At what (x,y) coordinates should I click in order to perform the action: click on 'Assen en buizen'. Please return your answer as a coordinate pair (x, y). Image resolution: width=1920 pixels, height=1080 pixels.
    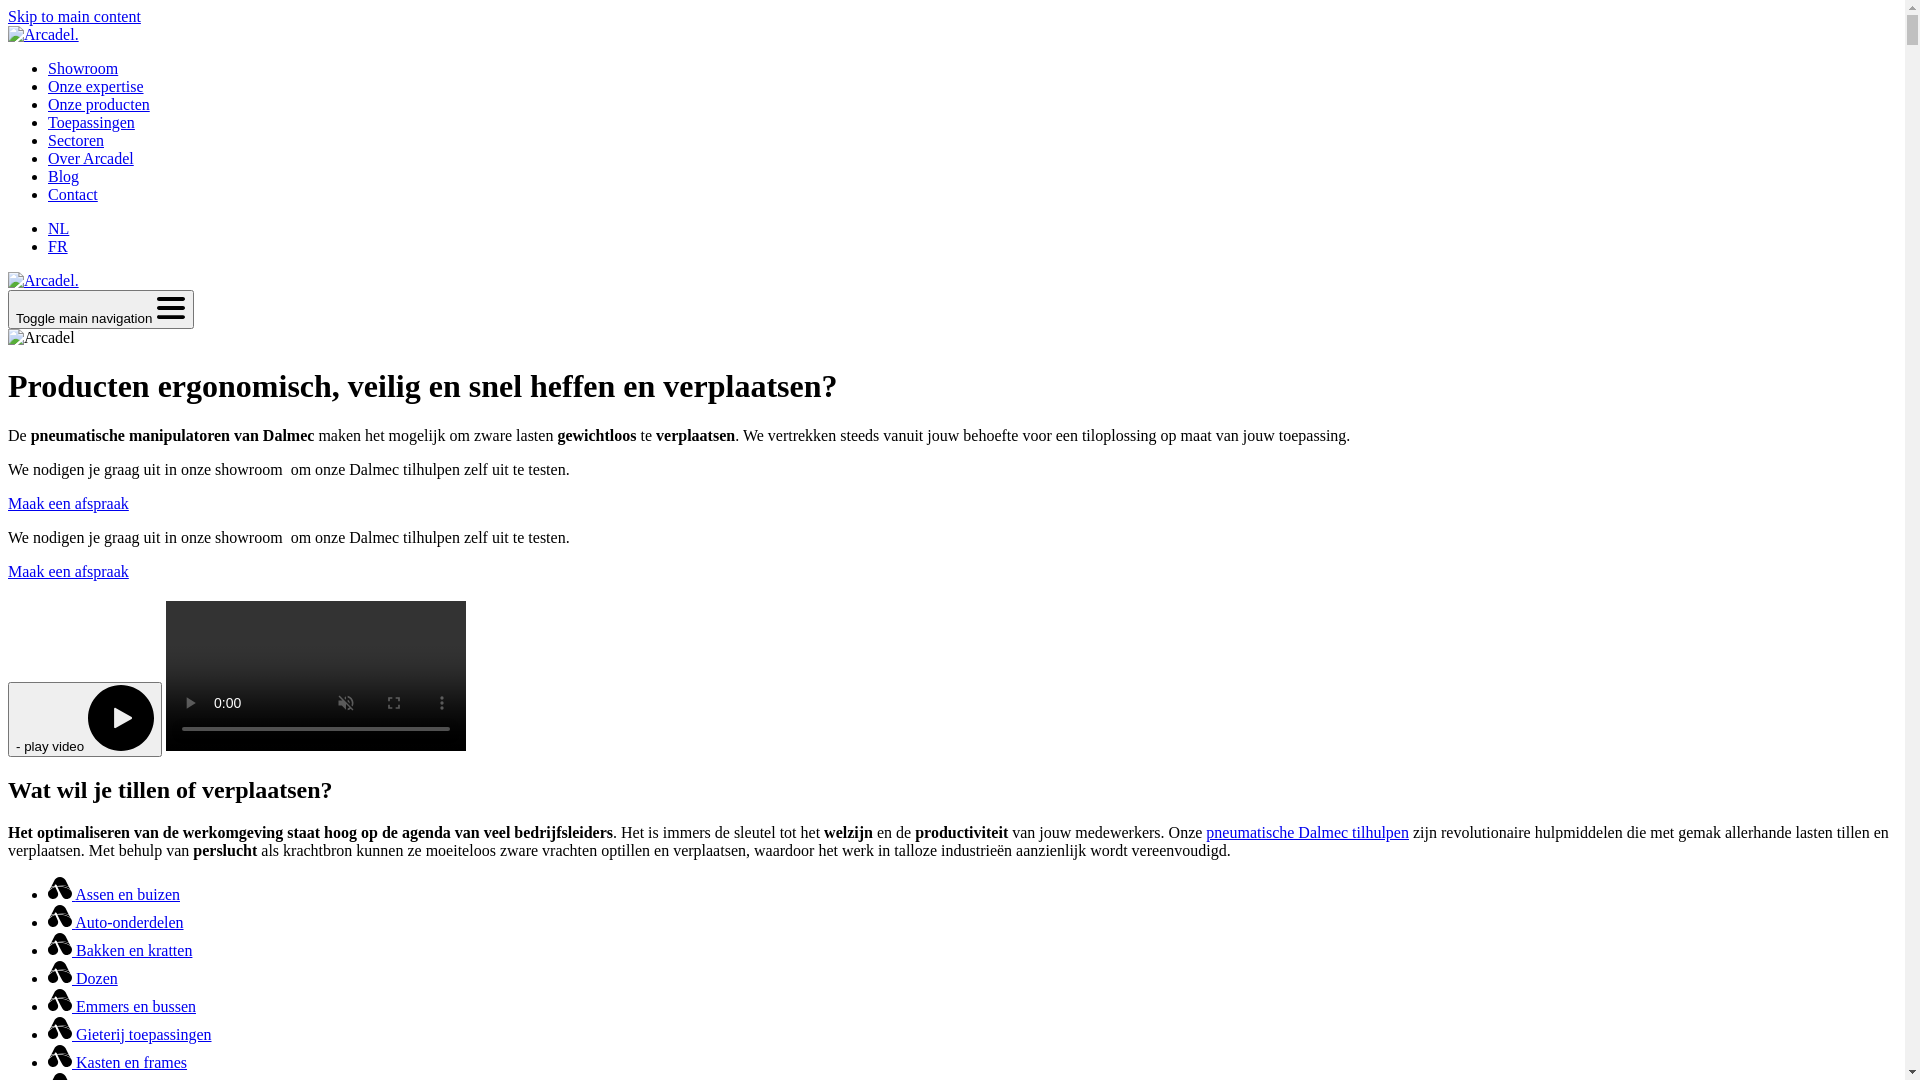
    Looking at the image, I should click on (113, 893).